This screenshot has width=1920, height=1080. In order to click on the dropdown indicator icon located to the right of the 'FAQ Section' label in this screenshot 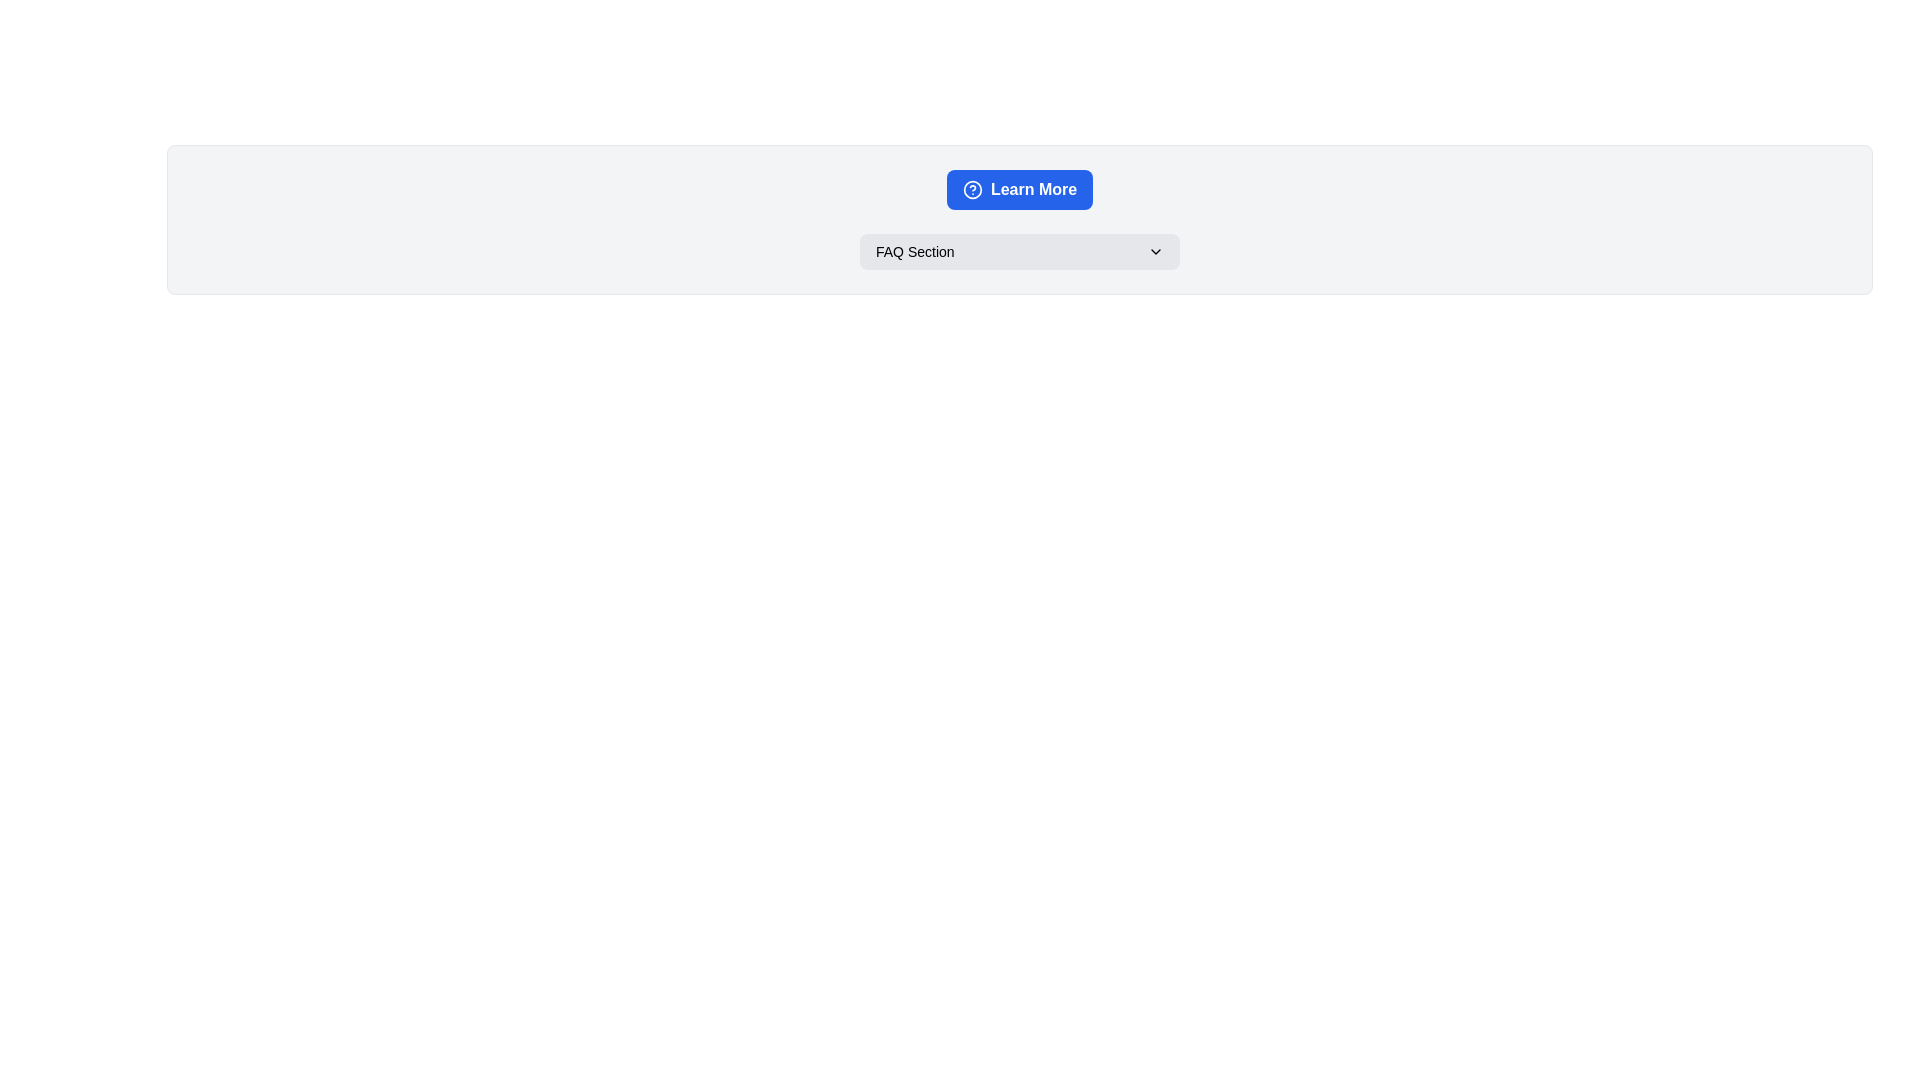, I will do `click(1156, 250)`.